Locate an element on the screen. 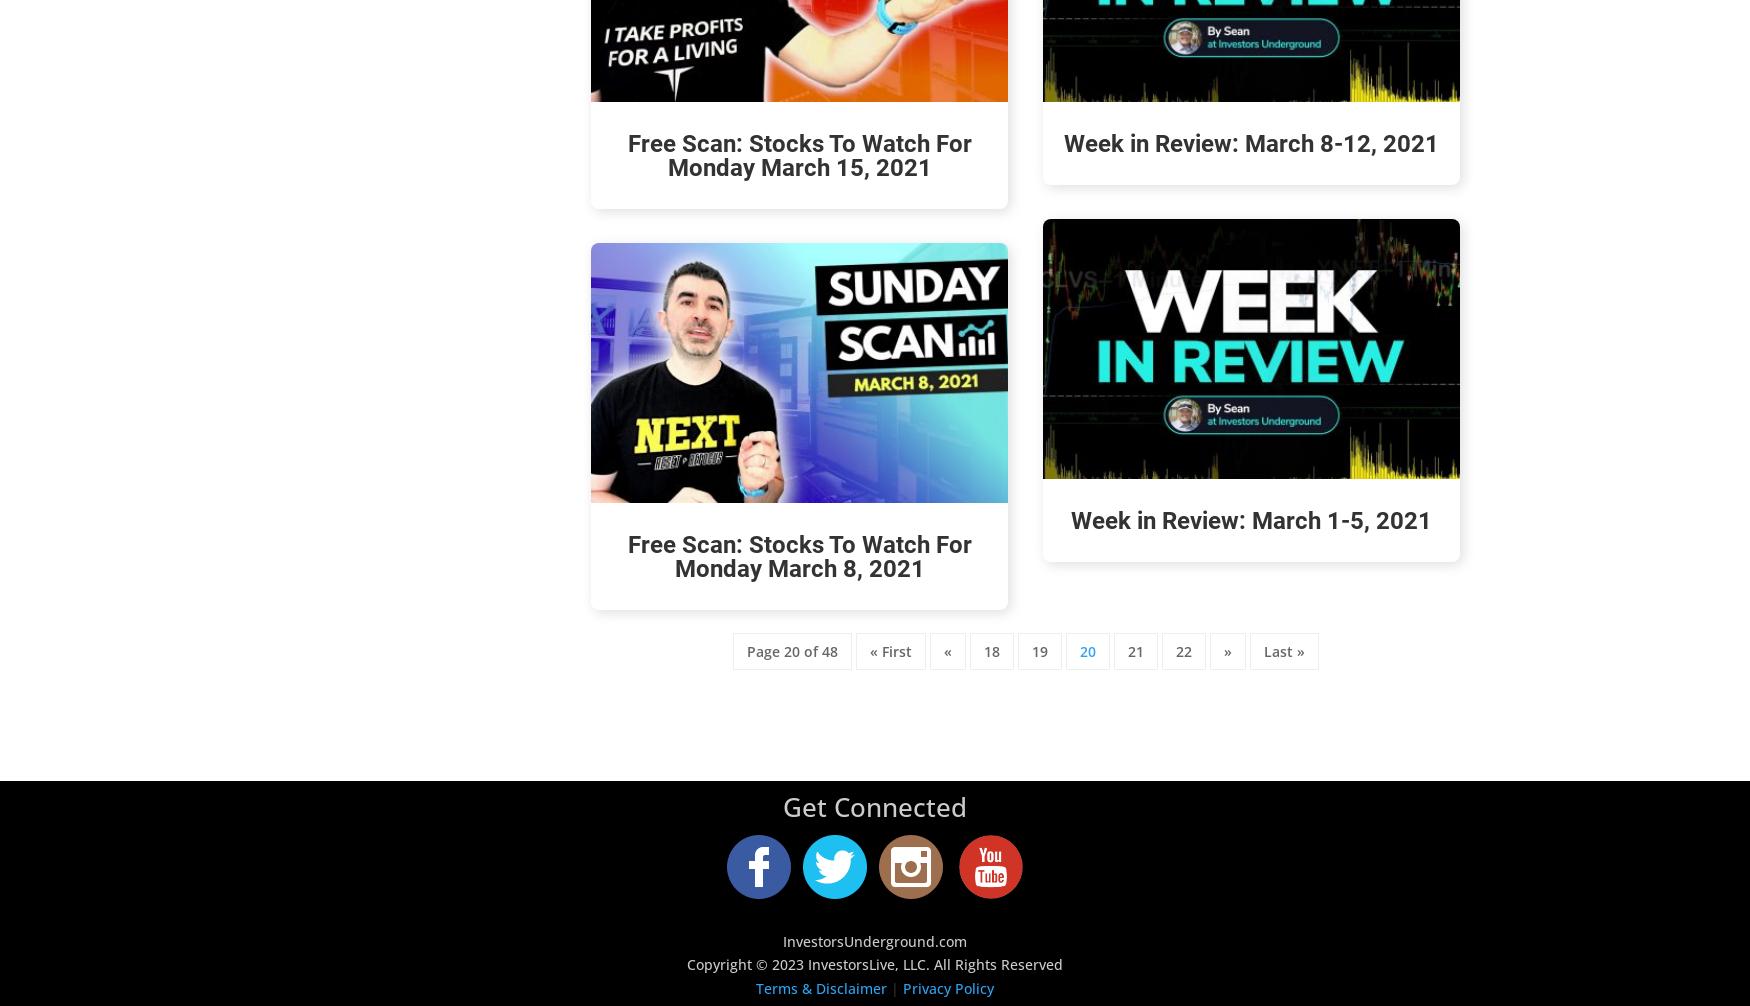 The height and width of the screenshot is (1006, 1750). 'Privacy Policy' is located at coordinates (948, 987).